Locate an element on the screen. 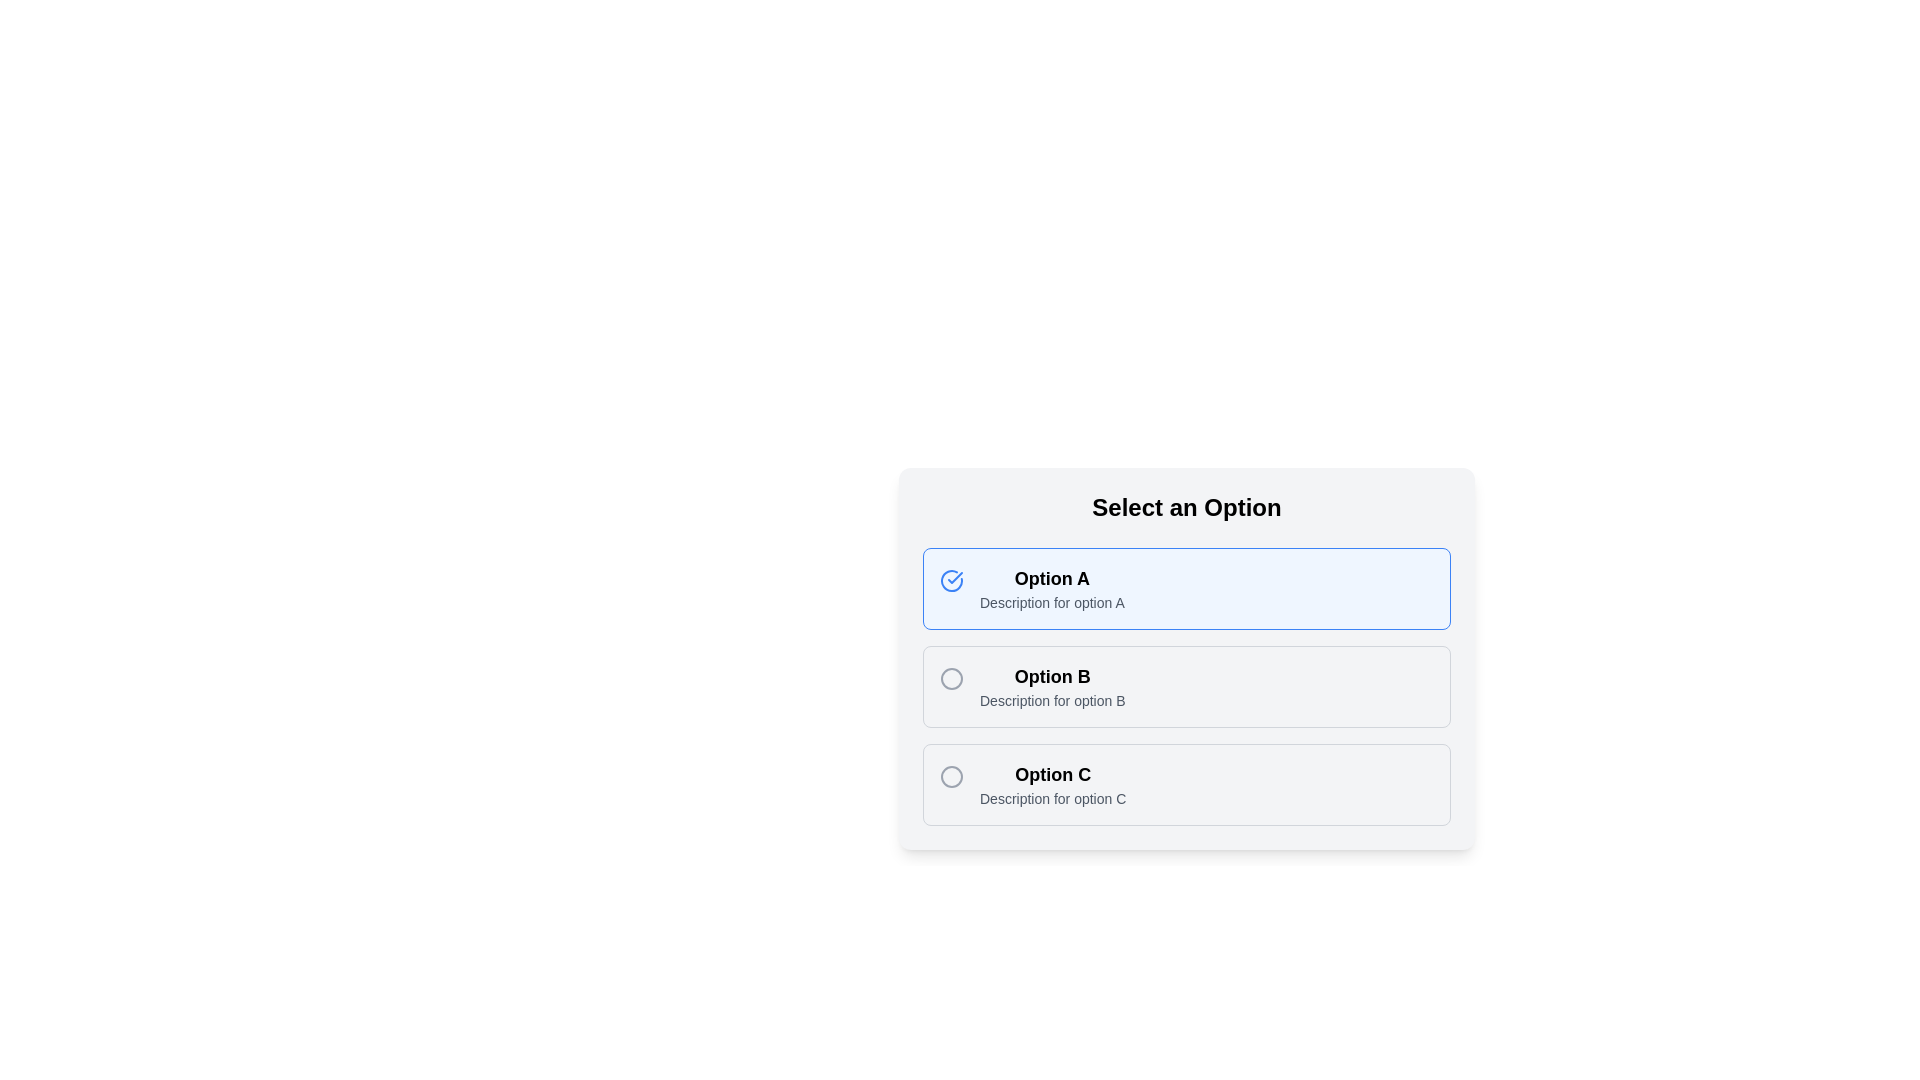 This screenshot has width=1920, height=1080. the text label 'Option B', which is styled with a bold and larger font, located in the second option group of the selection menu is located at coordinates (1051, 676).